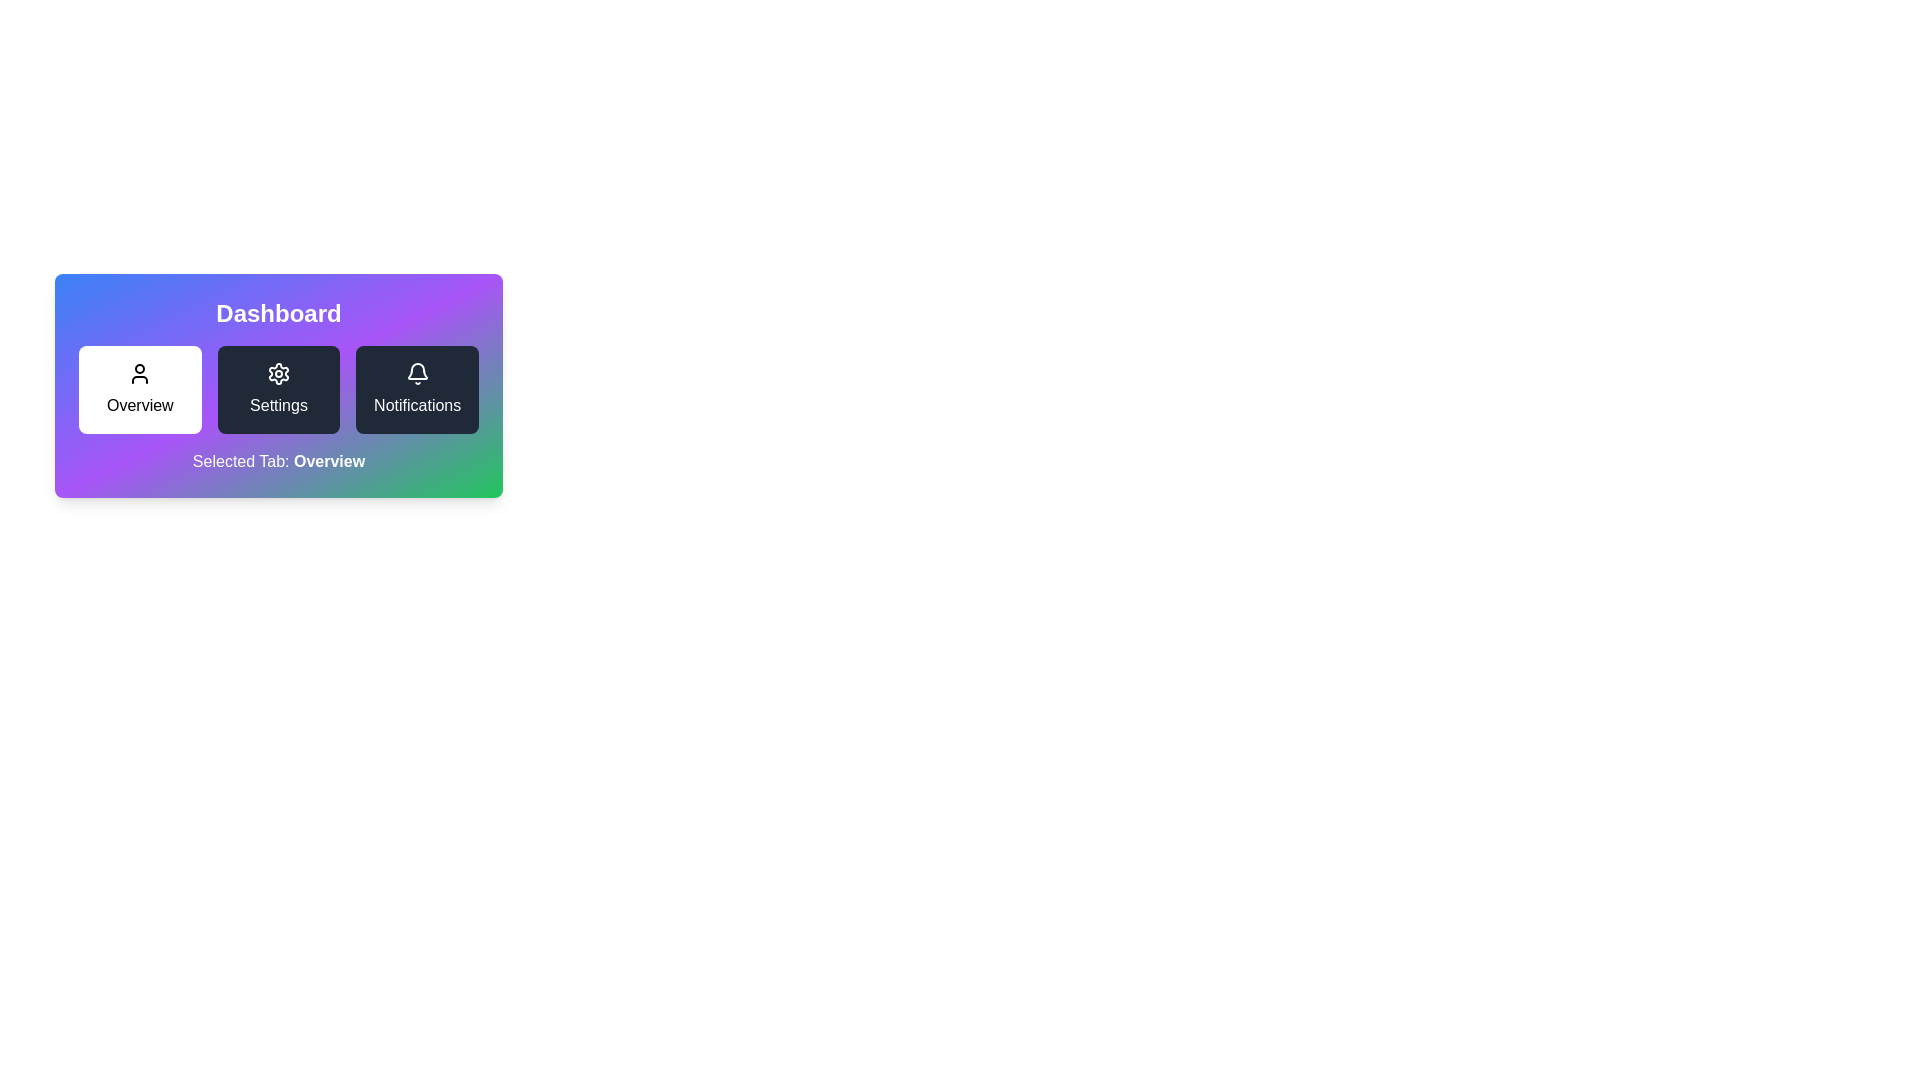  Describe the element at coordinates (277, 405) in the screenshot. I see `the 'Settings' label, which is a text label in white on a dark background, located beneath a gear icon and part of a horizontal row of options` at that location.